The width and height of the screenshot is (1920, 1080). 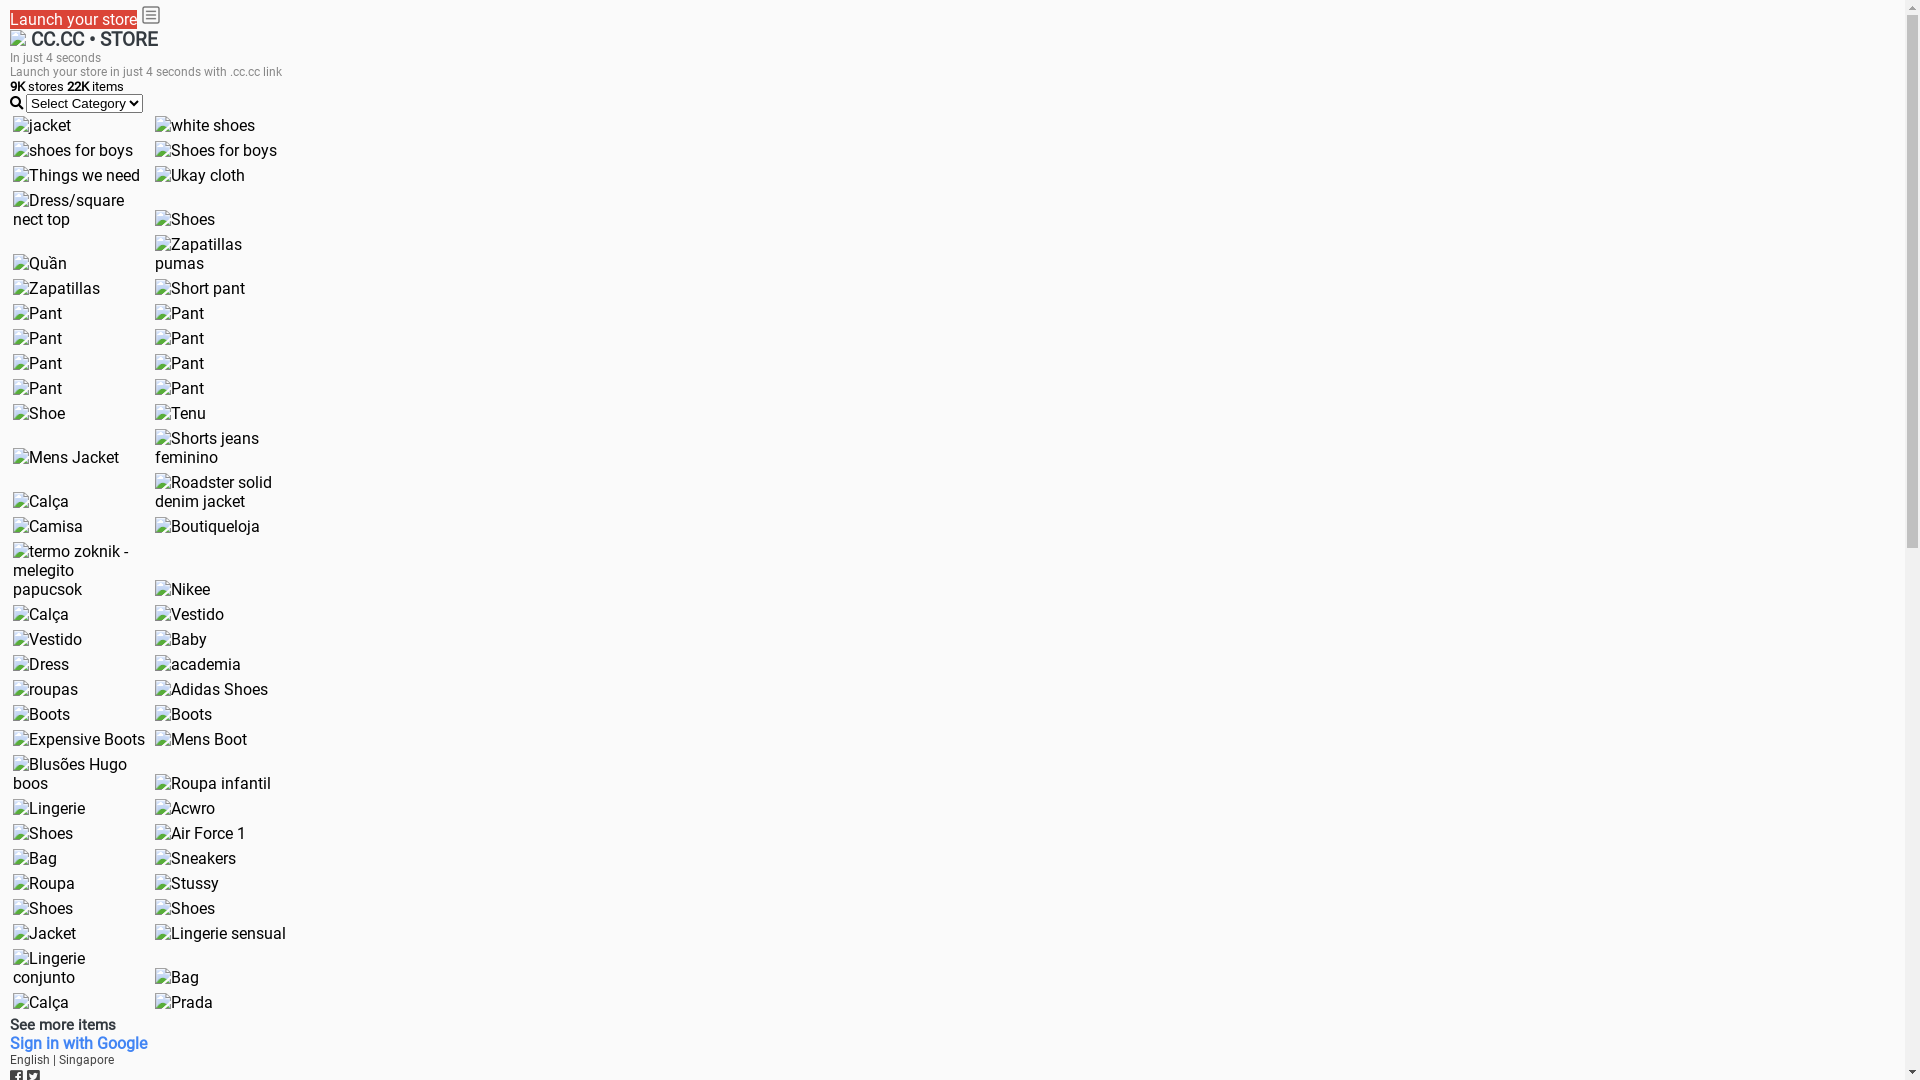 I want to click on 'Lingerie', so click(x=48, y=807).